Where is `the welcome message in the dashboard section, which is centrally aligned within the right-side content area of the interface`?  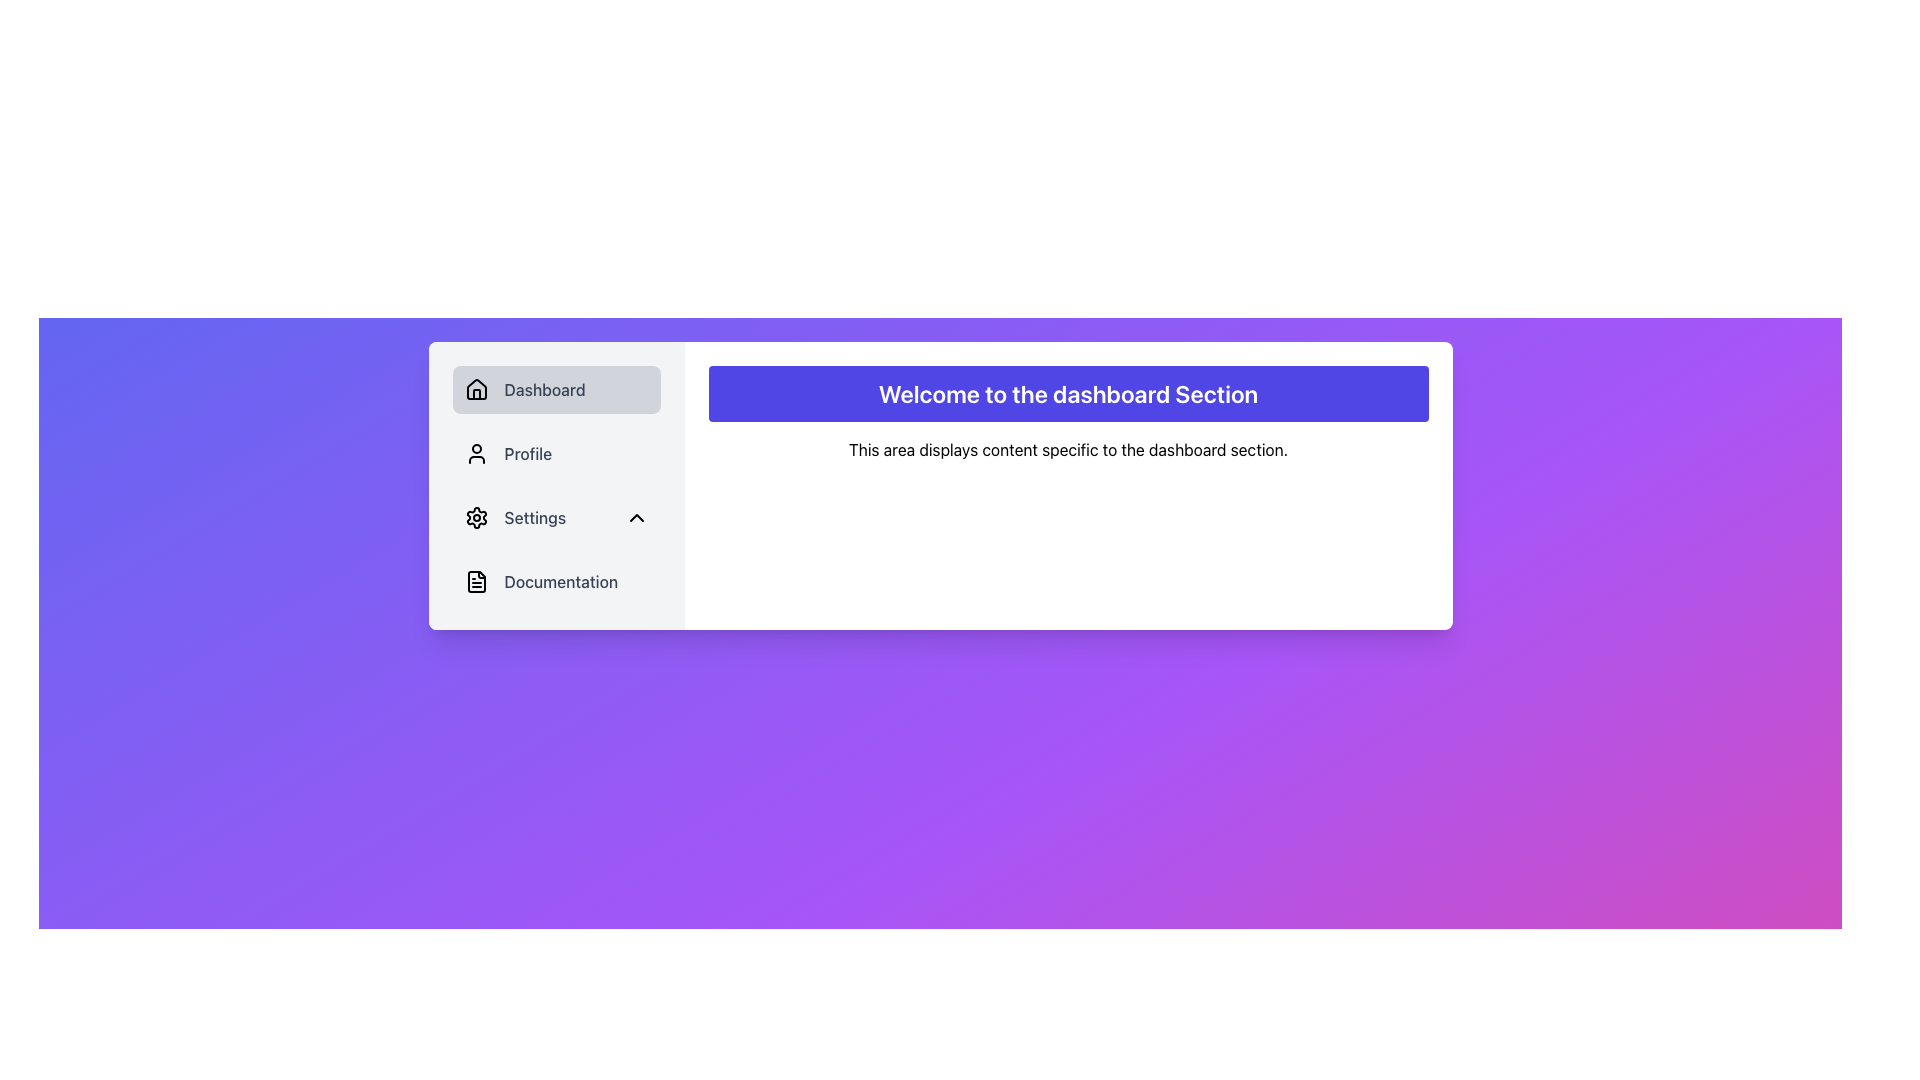
the welcome message in the dashboard section, which is centrally aligned within the right-side content area of the interface is located at coordinates (1067, 393).